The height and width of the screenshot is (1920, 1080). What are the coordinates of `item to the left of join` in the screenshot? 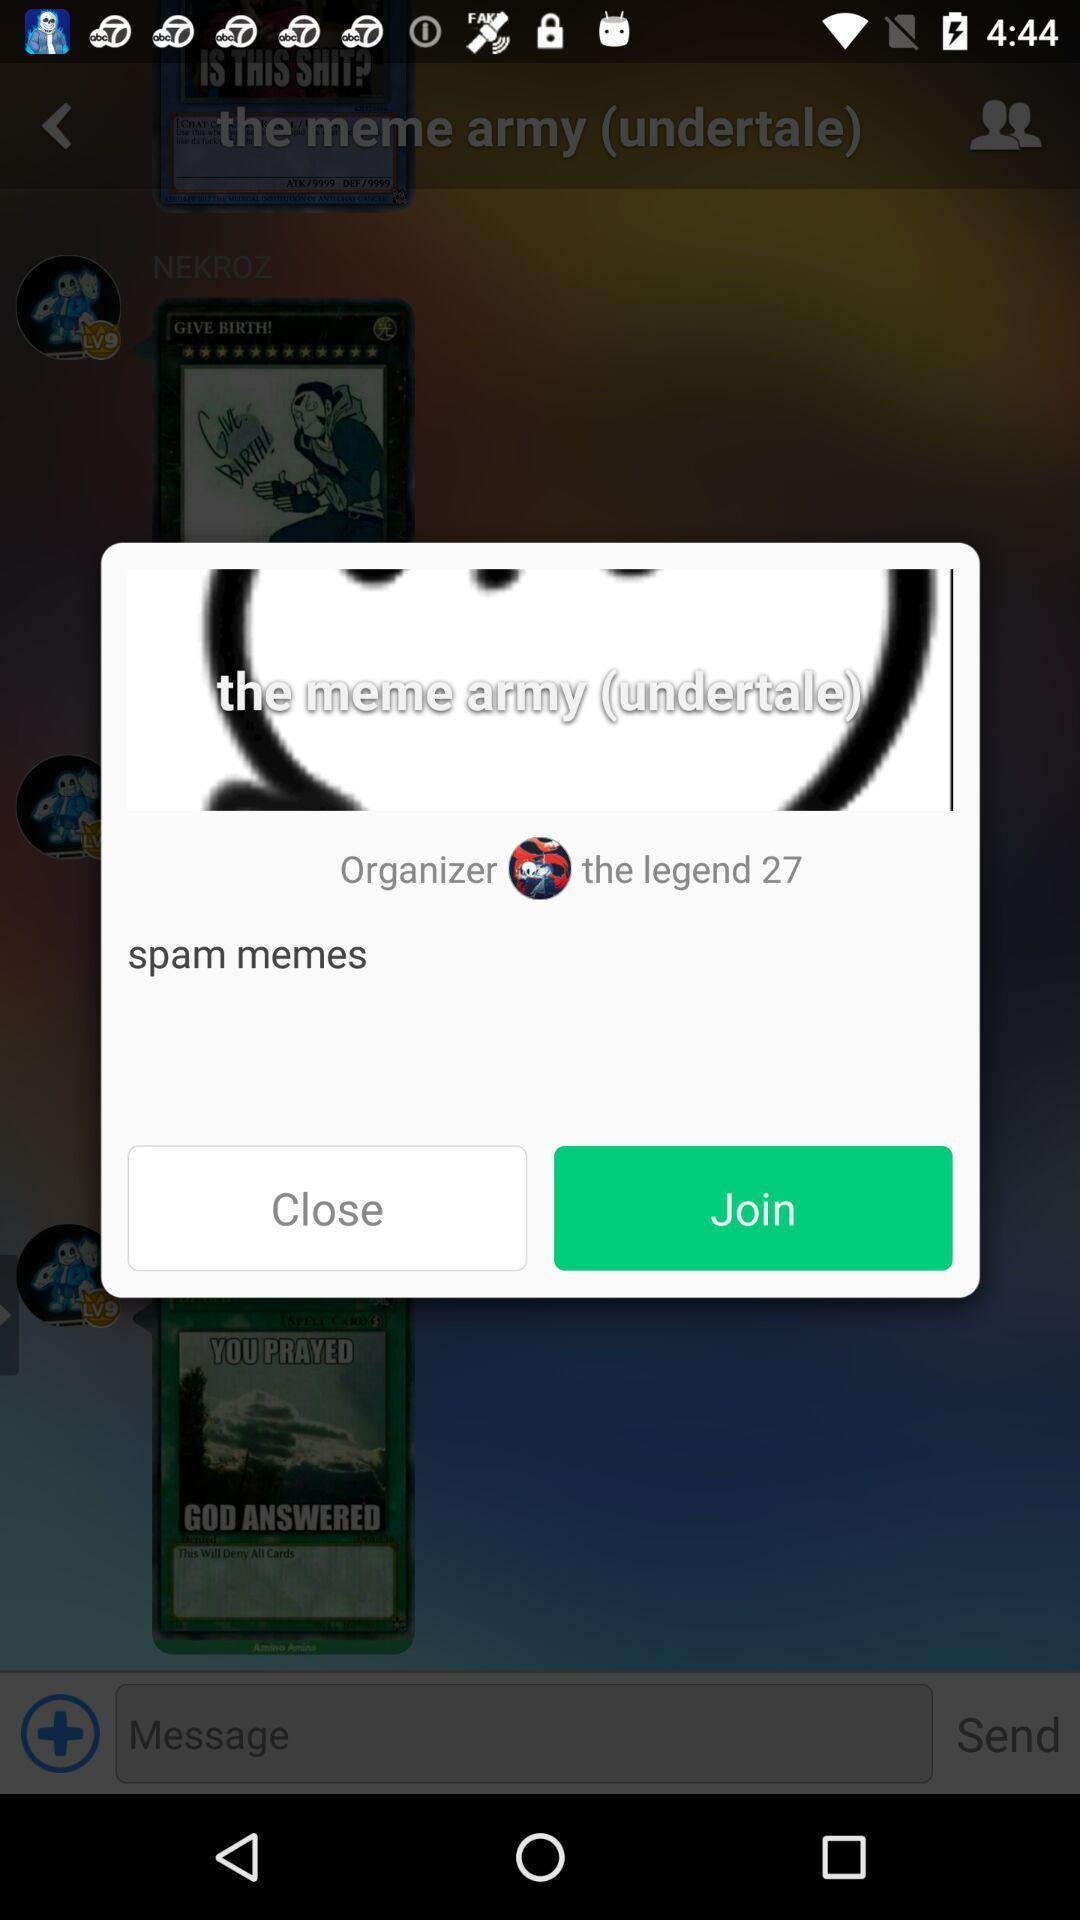 It's located at (326, 1207).